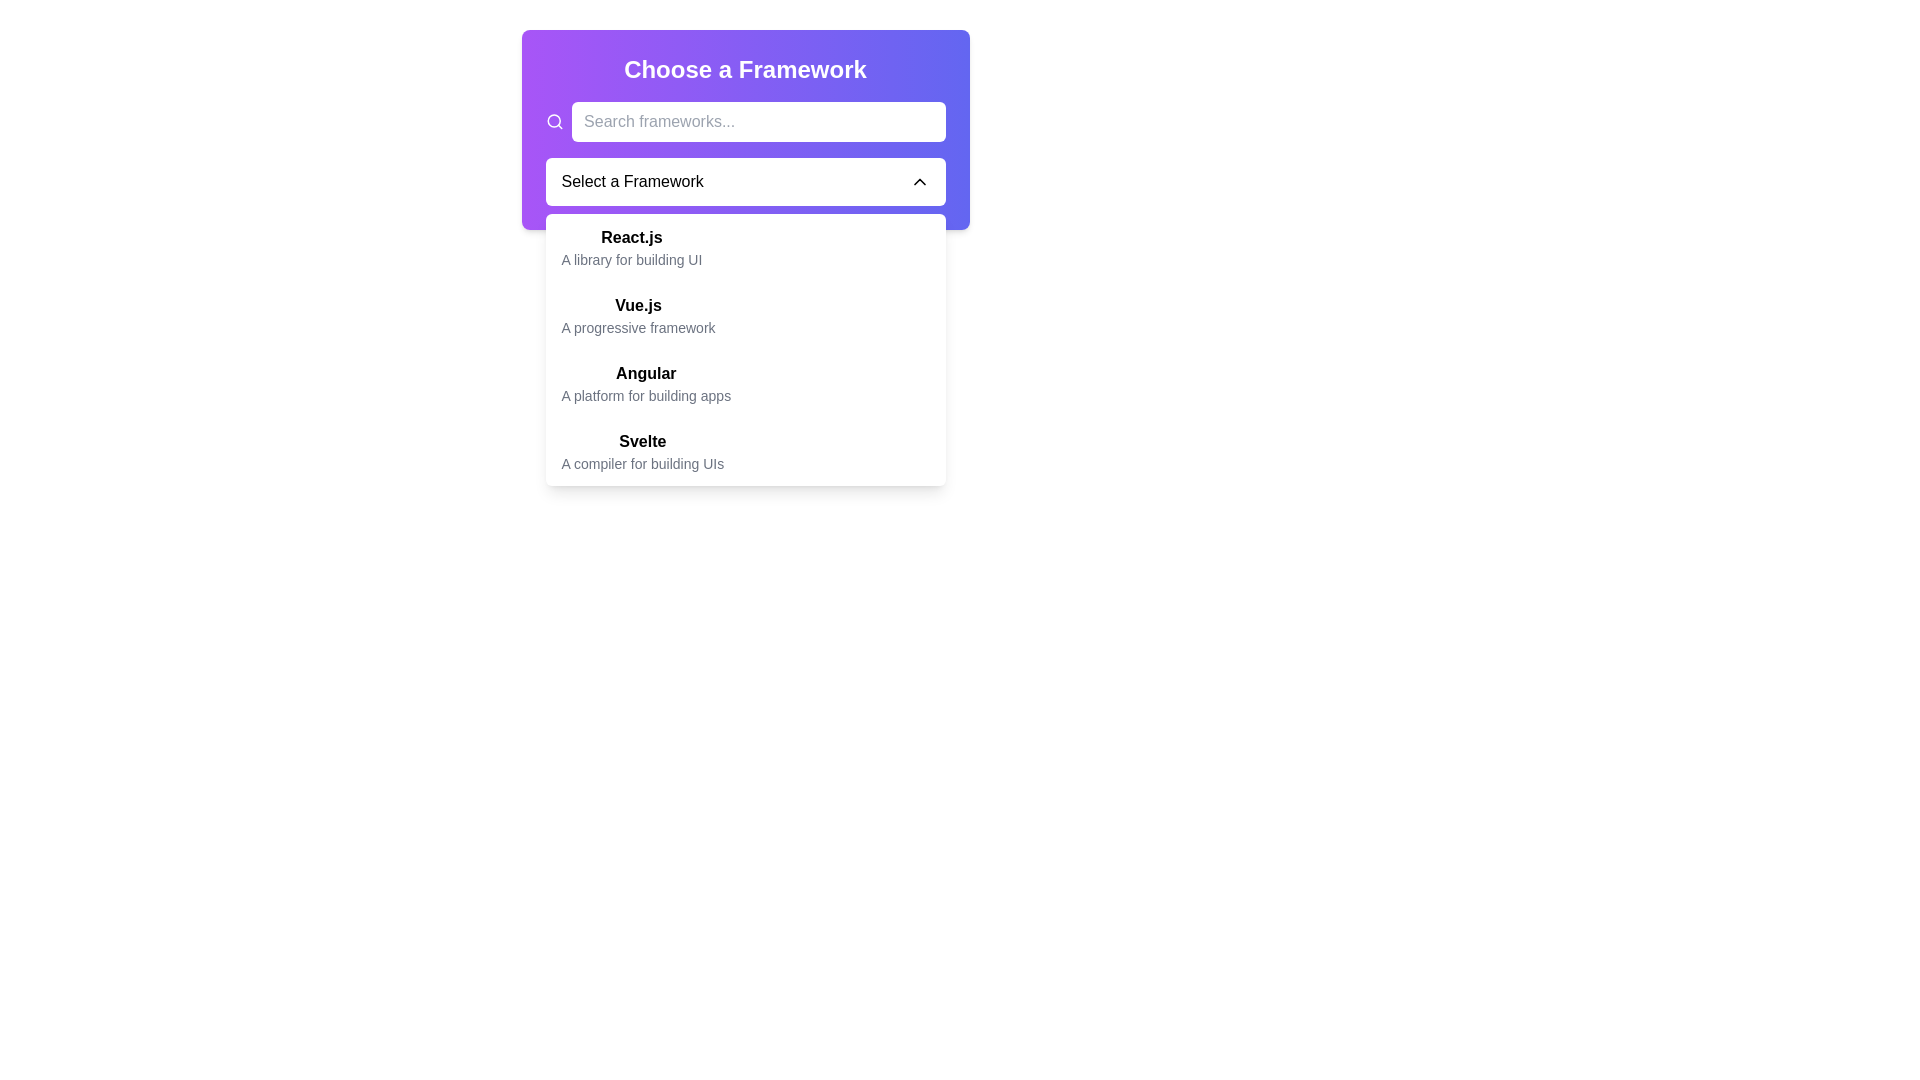 The height and width of the screenshot is (1080, 1920). Describe the element at coordinates (637, 326) in the screenshot. I see `description text label for 'Vue.js' located within the dropdown menu, positioned as a subtitle under the bold text 'Vue.js'` at that location.